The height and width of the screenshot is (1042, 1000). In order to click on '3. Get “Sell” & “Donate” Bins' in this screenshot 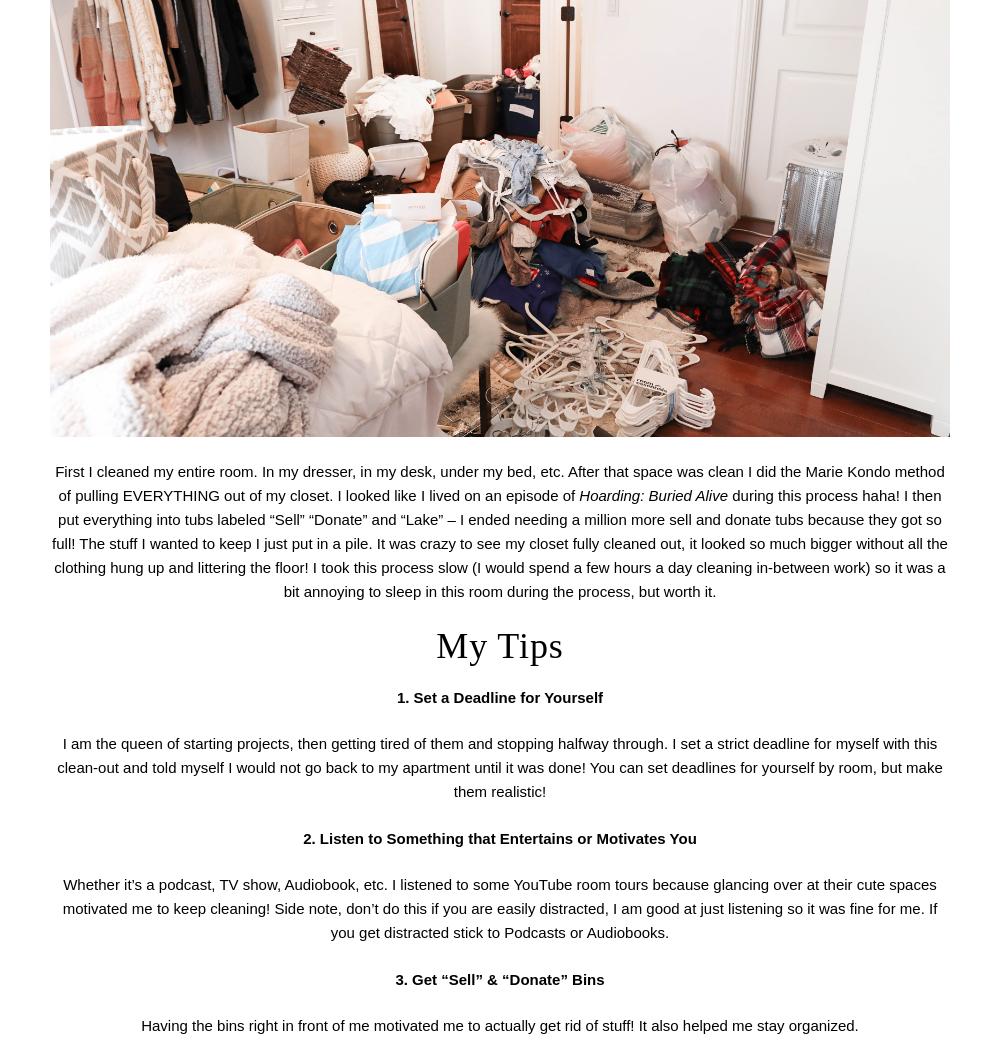, I will do `click(395, 978)`.